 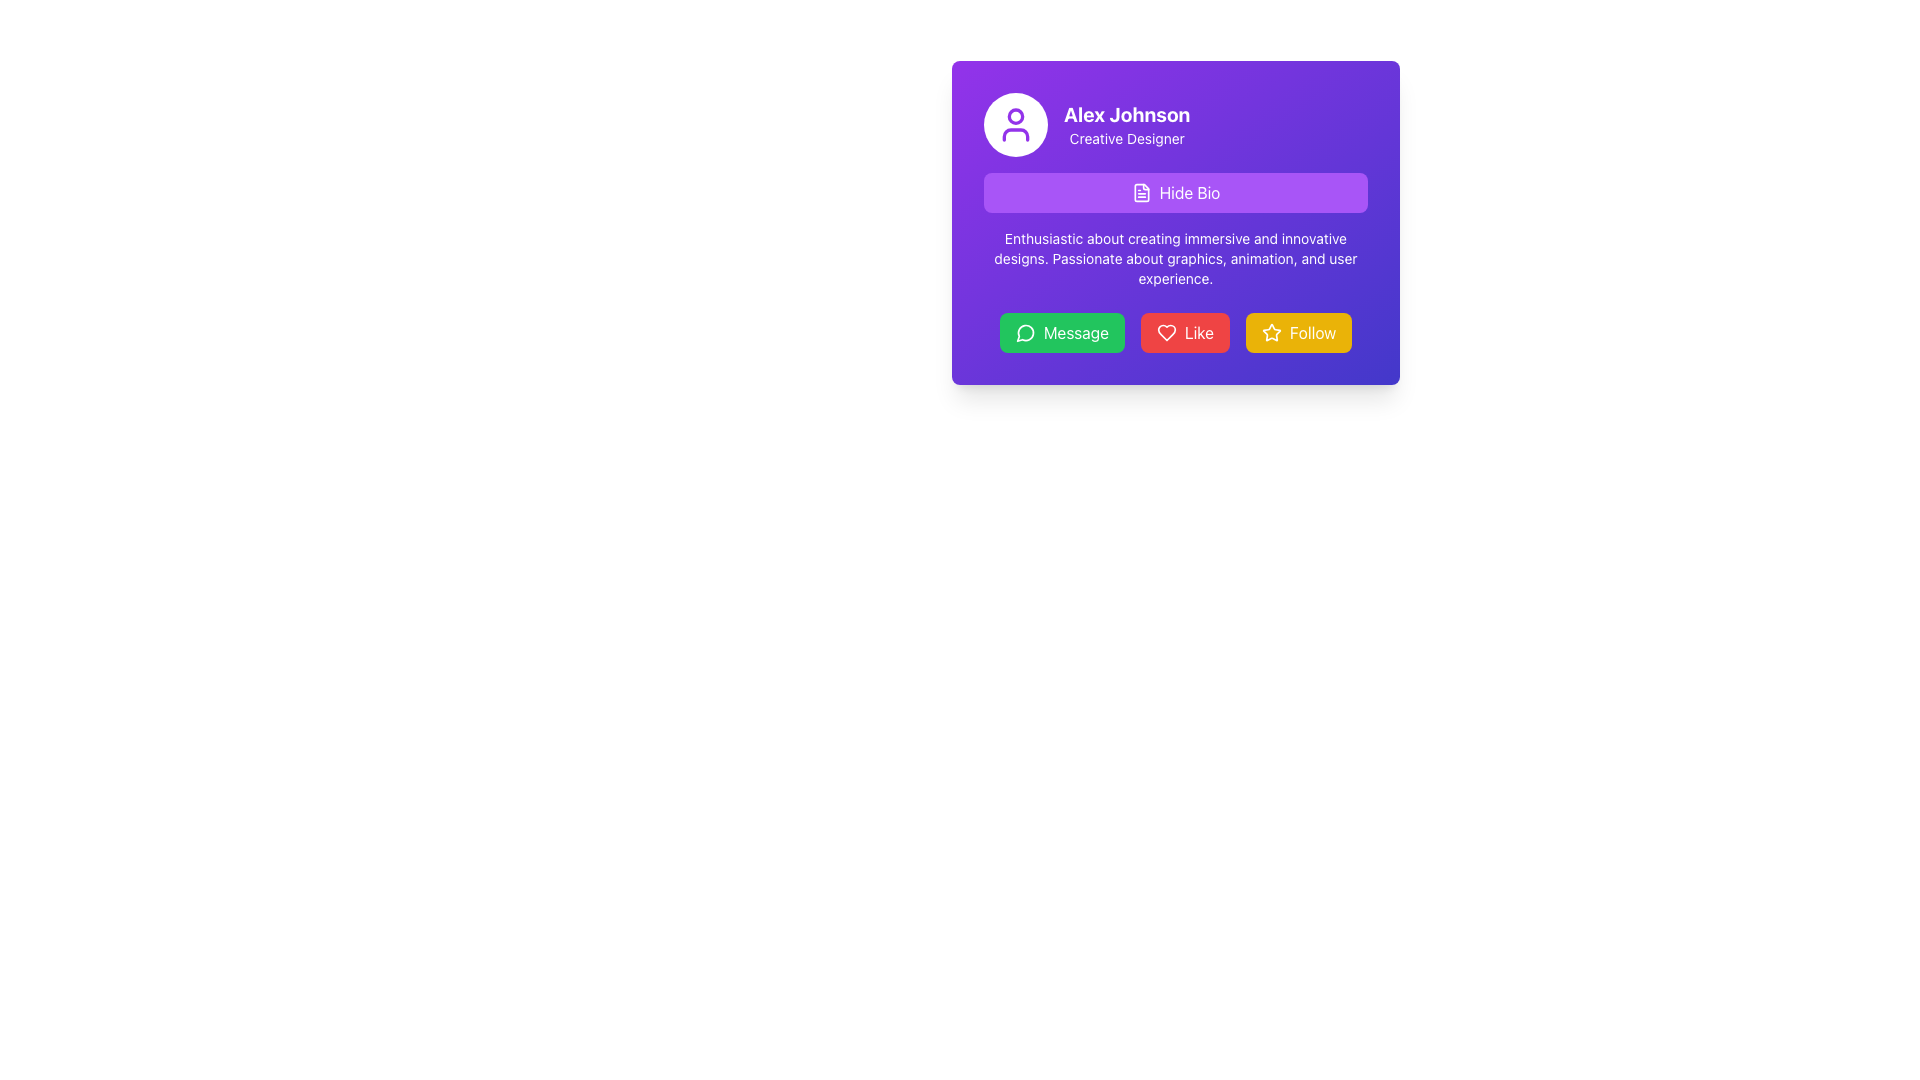 What do you see at coordinates (1270, 330) in the screenshot?
I see `the gold star icon that symbolizes affection or approval, located above the 'Follow' button at the bottom right of the profile card` at bounding box center [1270, 330].